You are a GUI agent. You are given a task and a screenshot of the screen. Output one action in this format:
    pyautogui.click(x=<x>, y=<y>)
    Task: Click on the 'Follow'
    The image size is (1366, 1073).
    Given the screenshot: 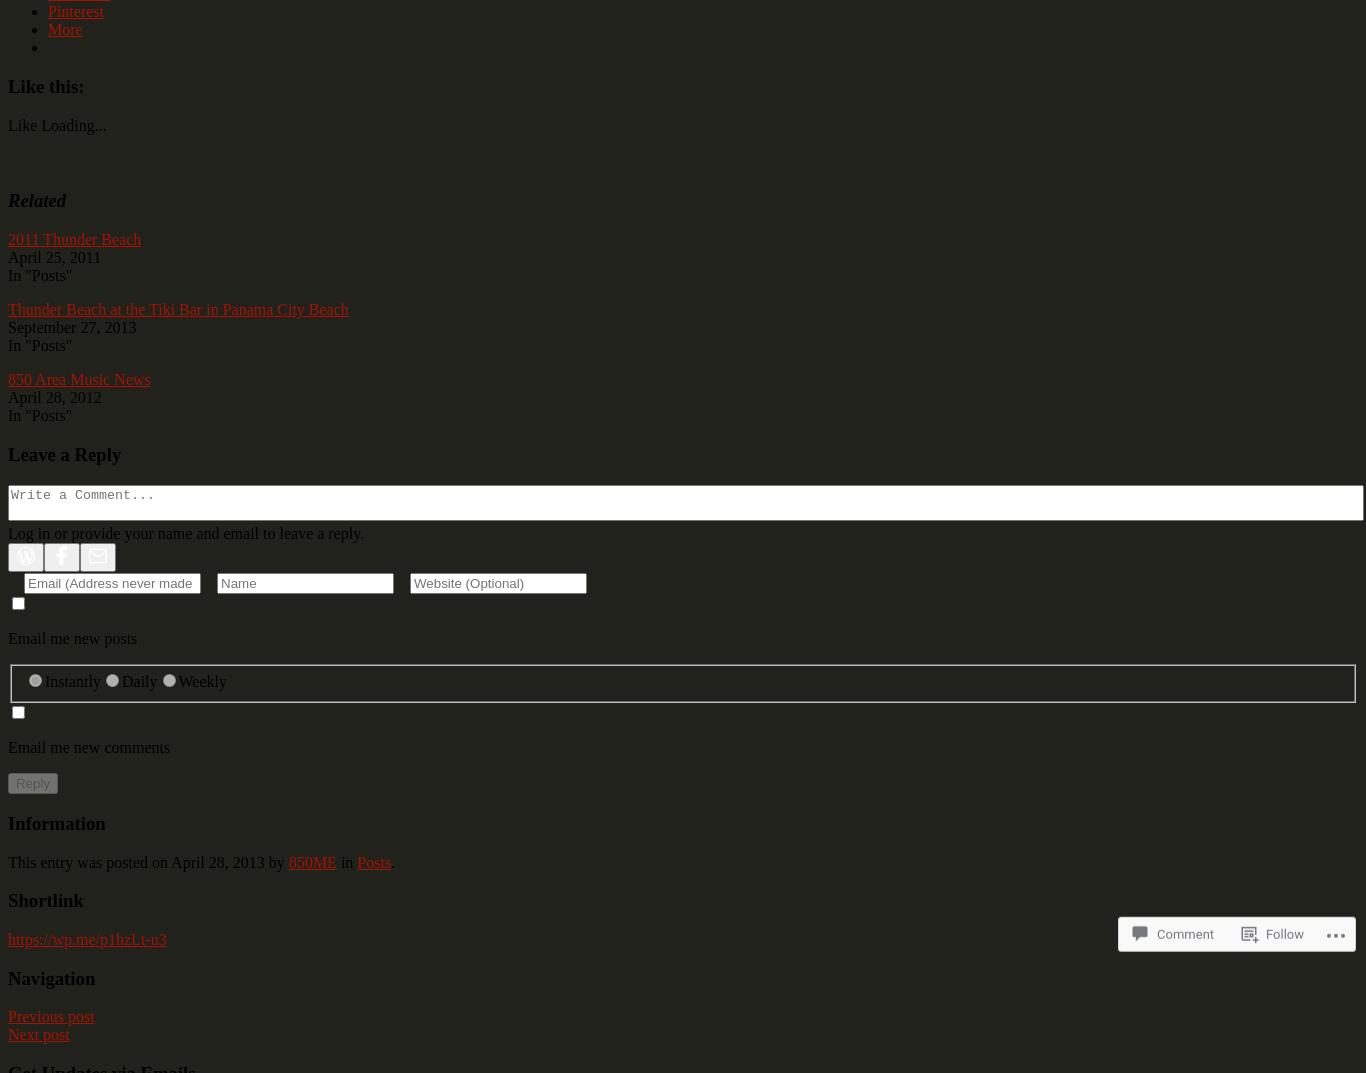 What is the action you would take?
    pyautogui.click(x=1283, y=899)
    